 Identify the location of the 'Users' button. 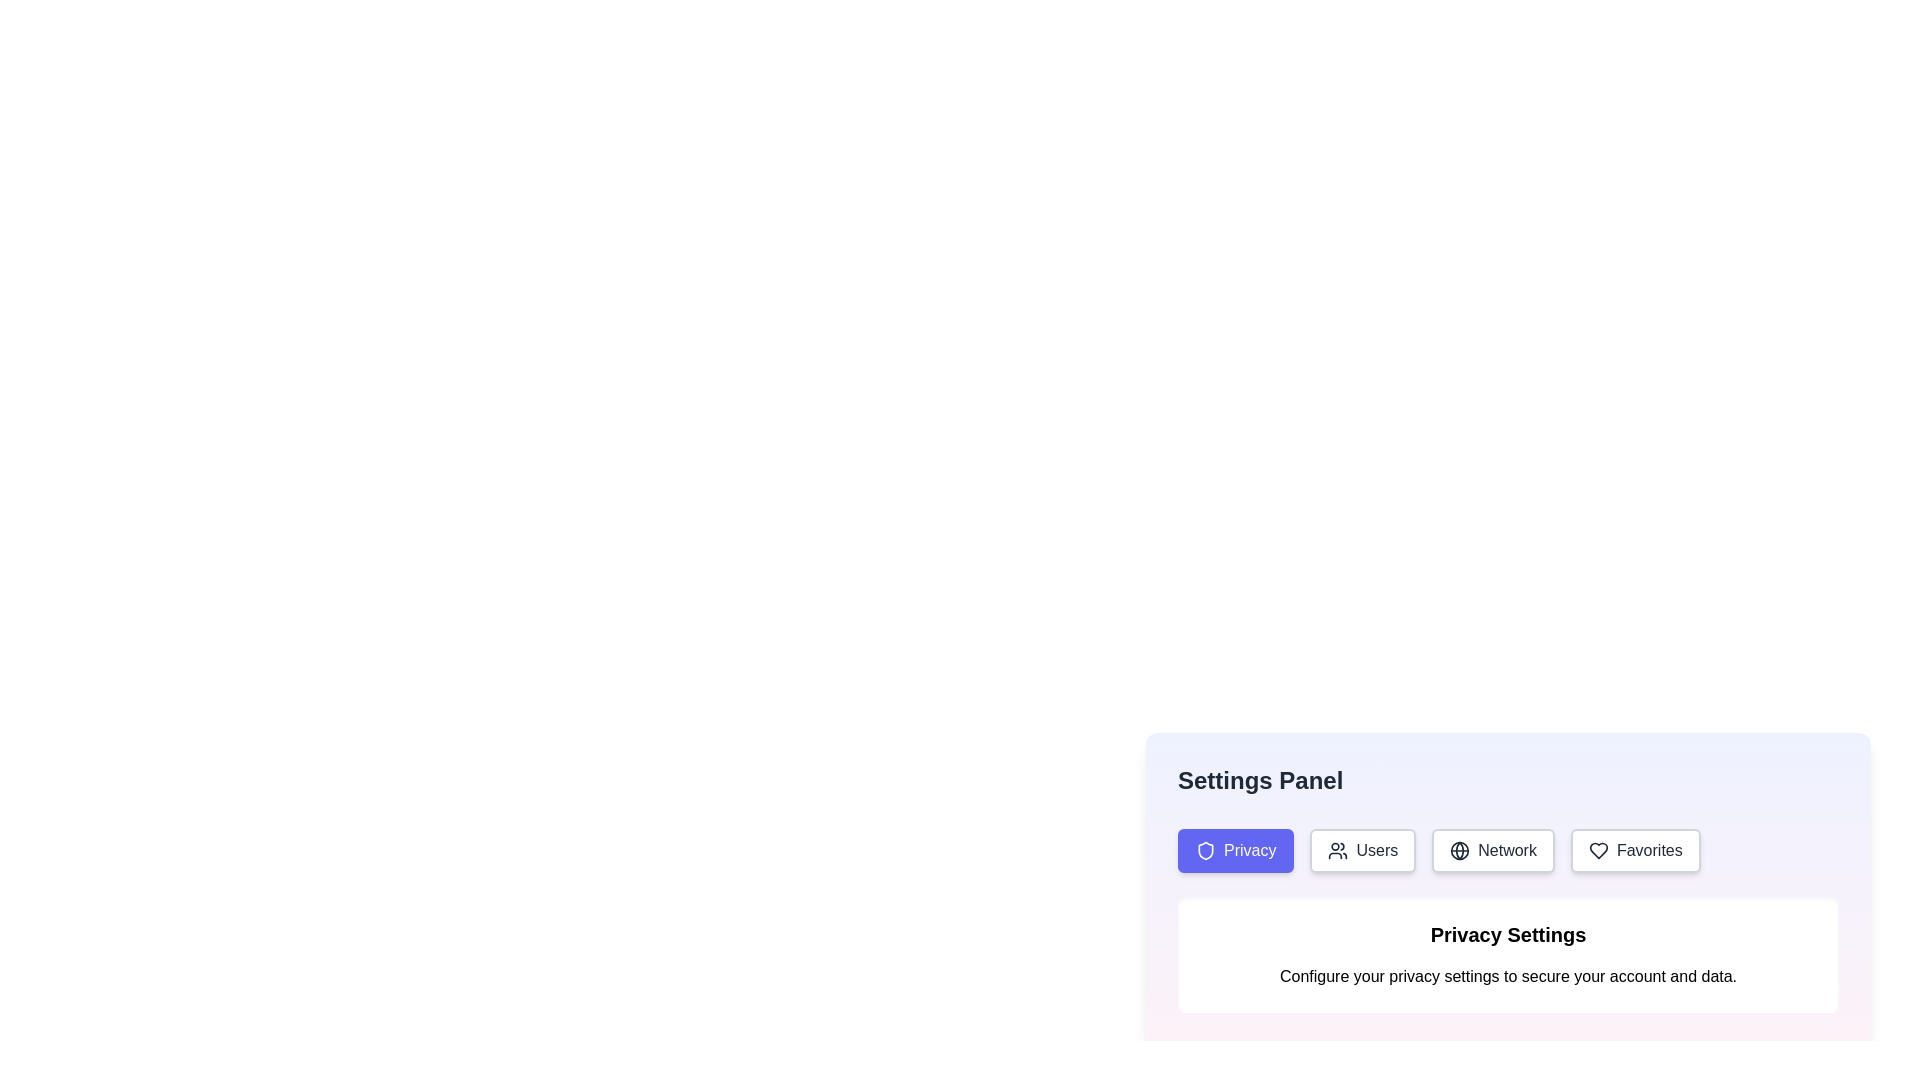
(1376, 851).